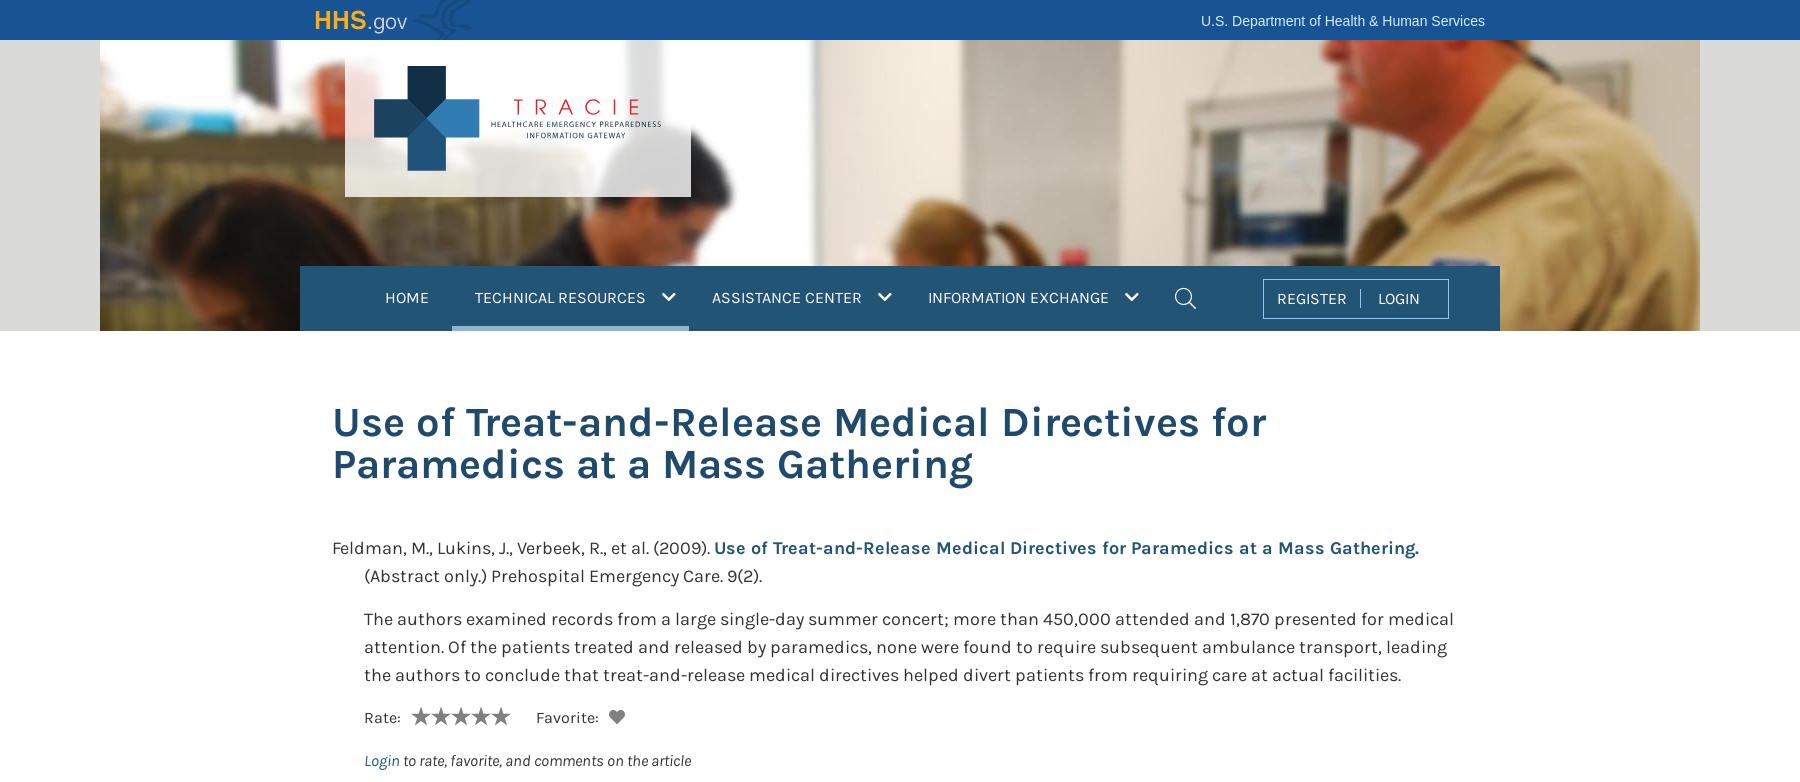 This screenshot has height=782, width=1800. What do you see at coordinates (799, 442) in the screenshot?
I see `'Use of Treat-and-Release Medical Directives for Paramedics at a Mass Gathering'` at bounding box center [799, 442].